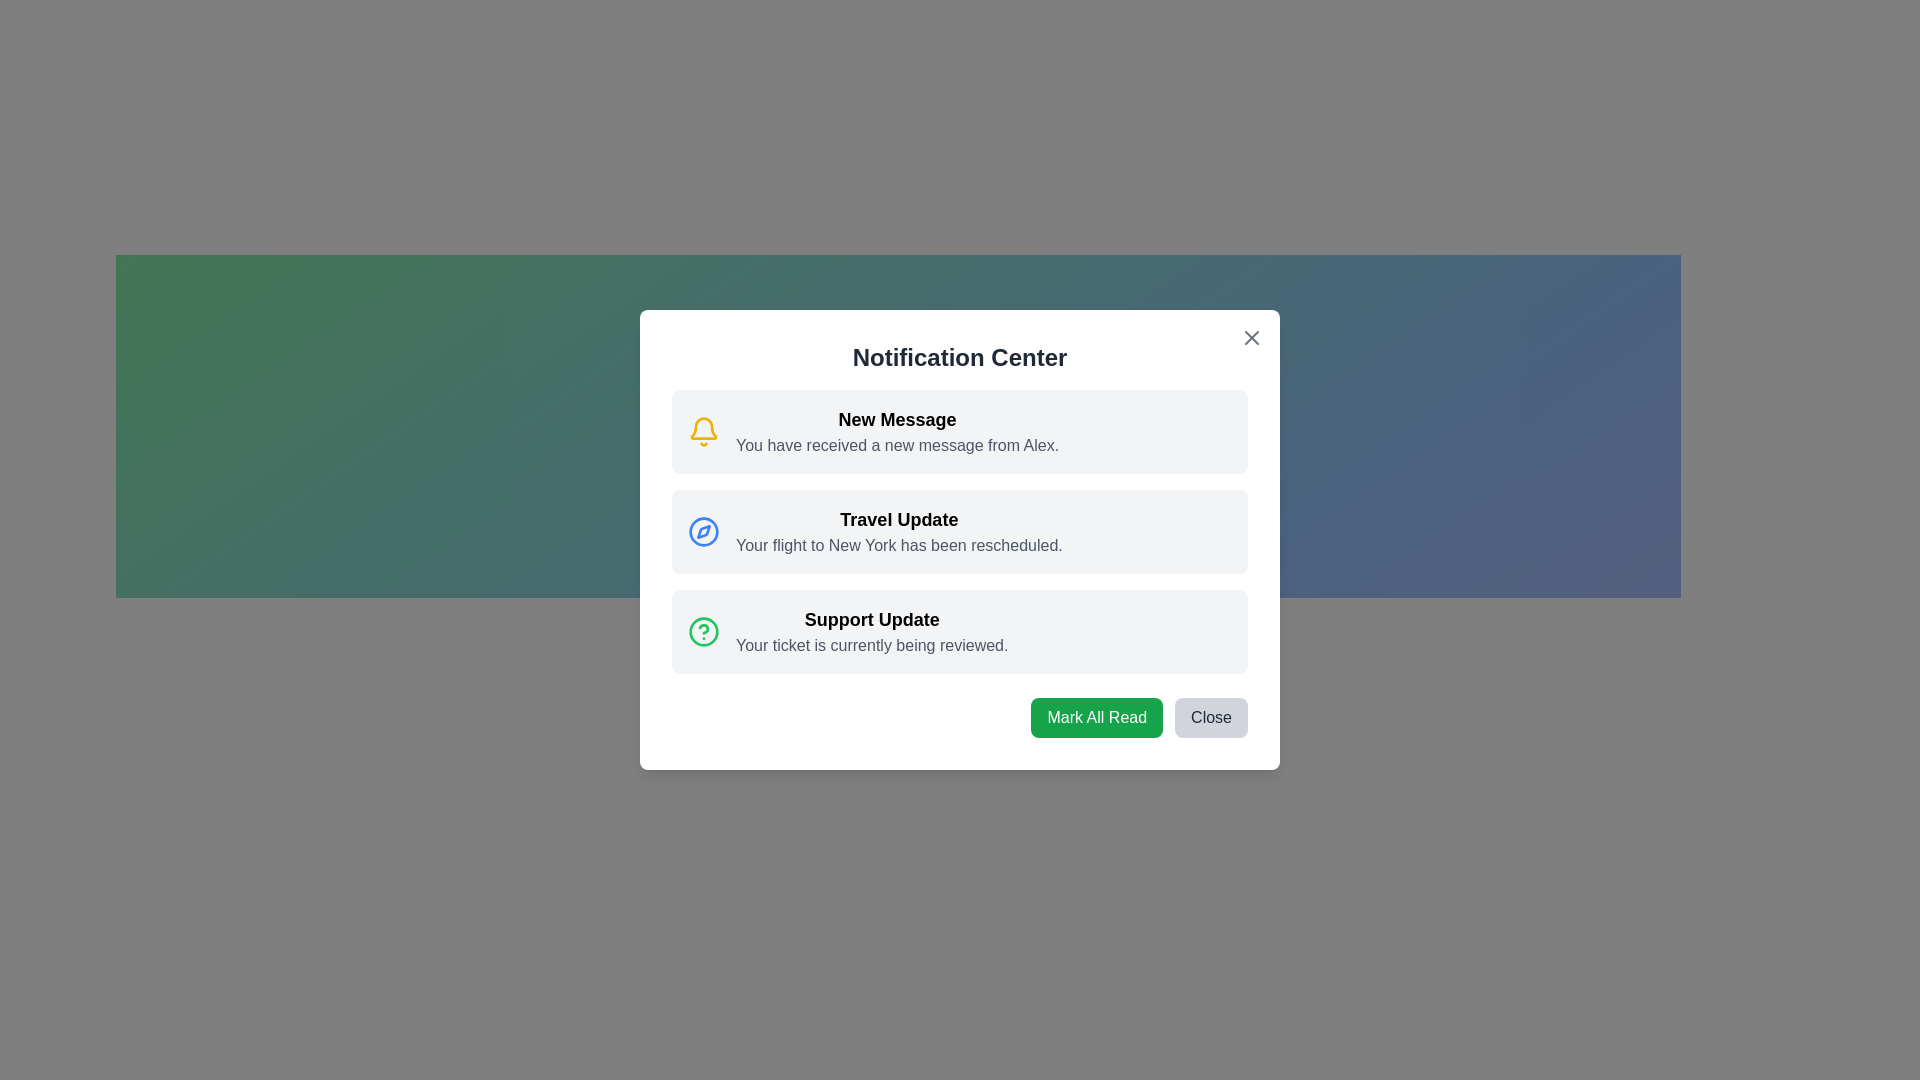  What do you see at coordinates (704, 531) in the screenshot?
I see `the blue outlined SVG Circle located within the compass icon in the Travel Update section of the Notification Center` at bounding box center [704, 531].